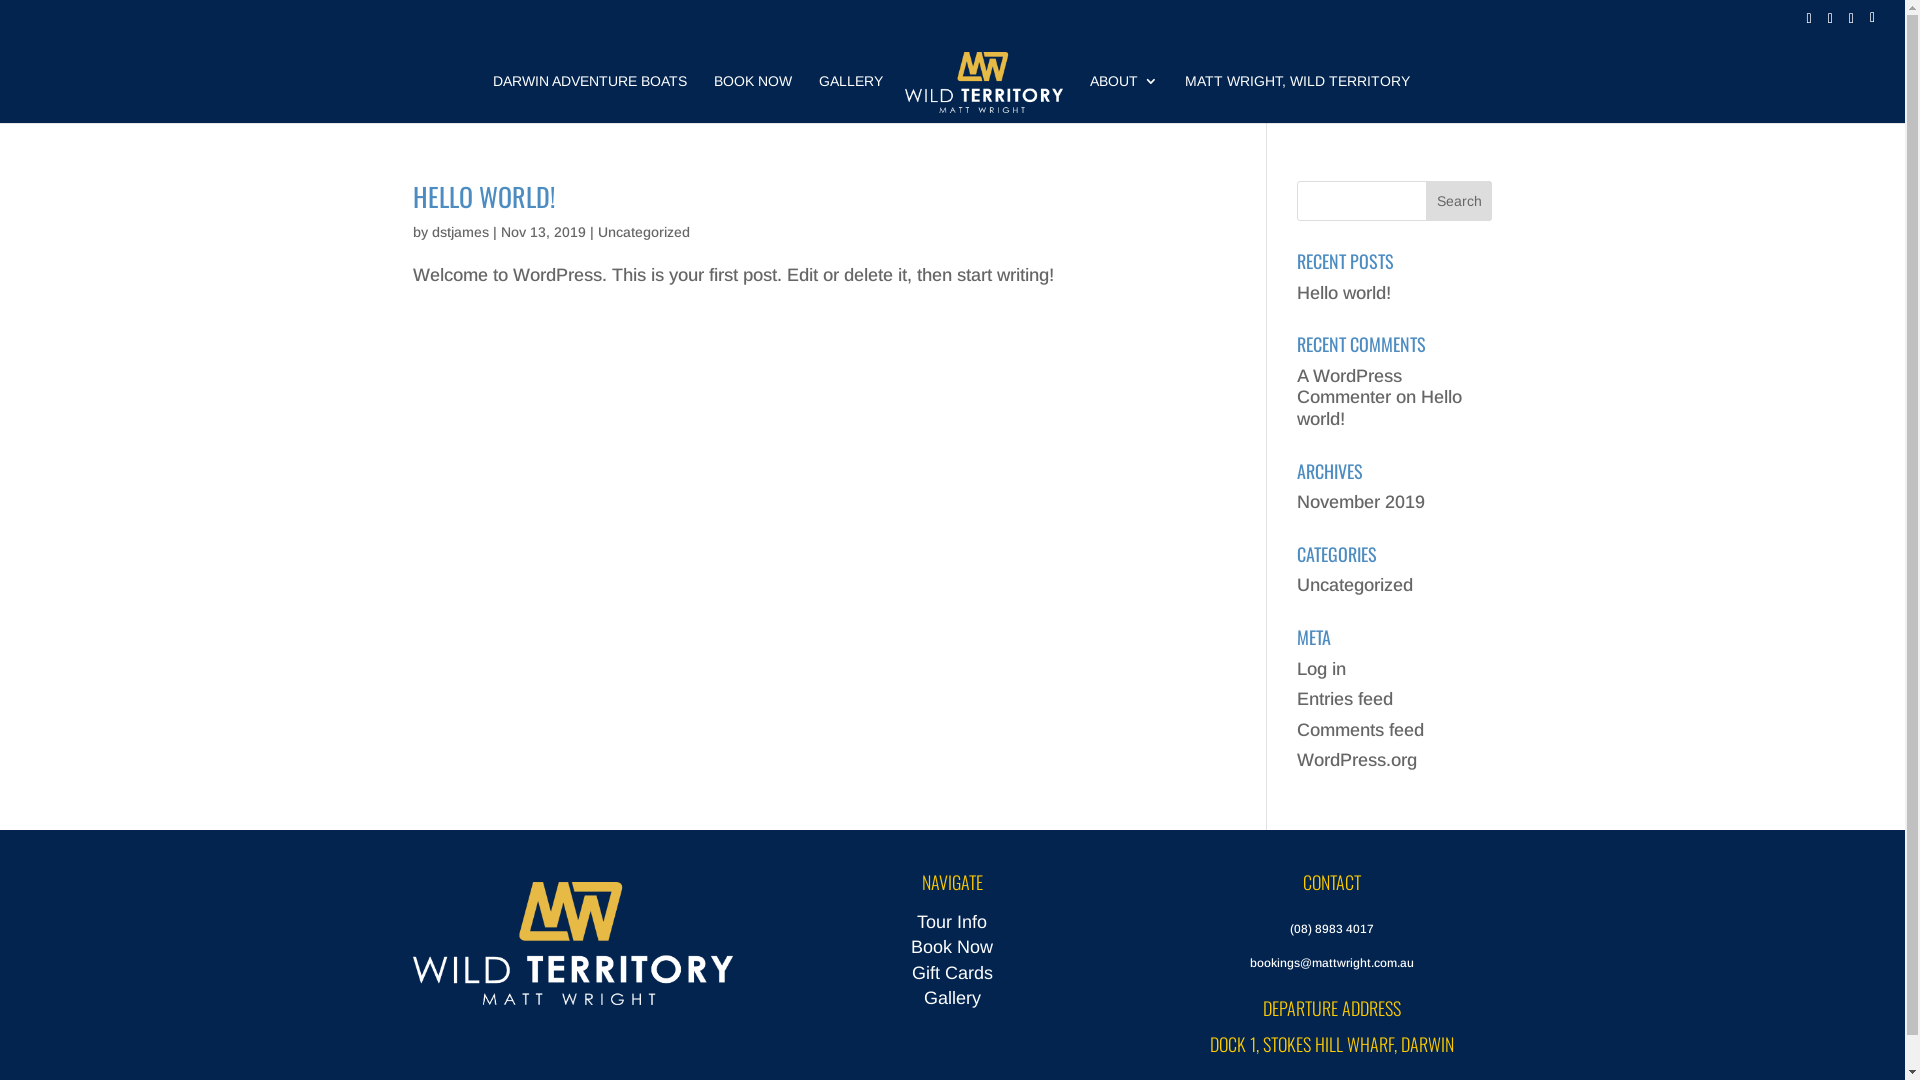  What do you see at coordinates (570, 943) in the screenshot?
I see `'MWWT-wide'` at bounding box center [570, 943].